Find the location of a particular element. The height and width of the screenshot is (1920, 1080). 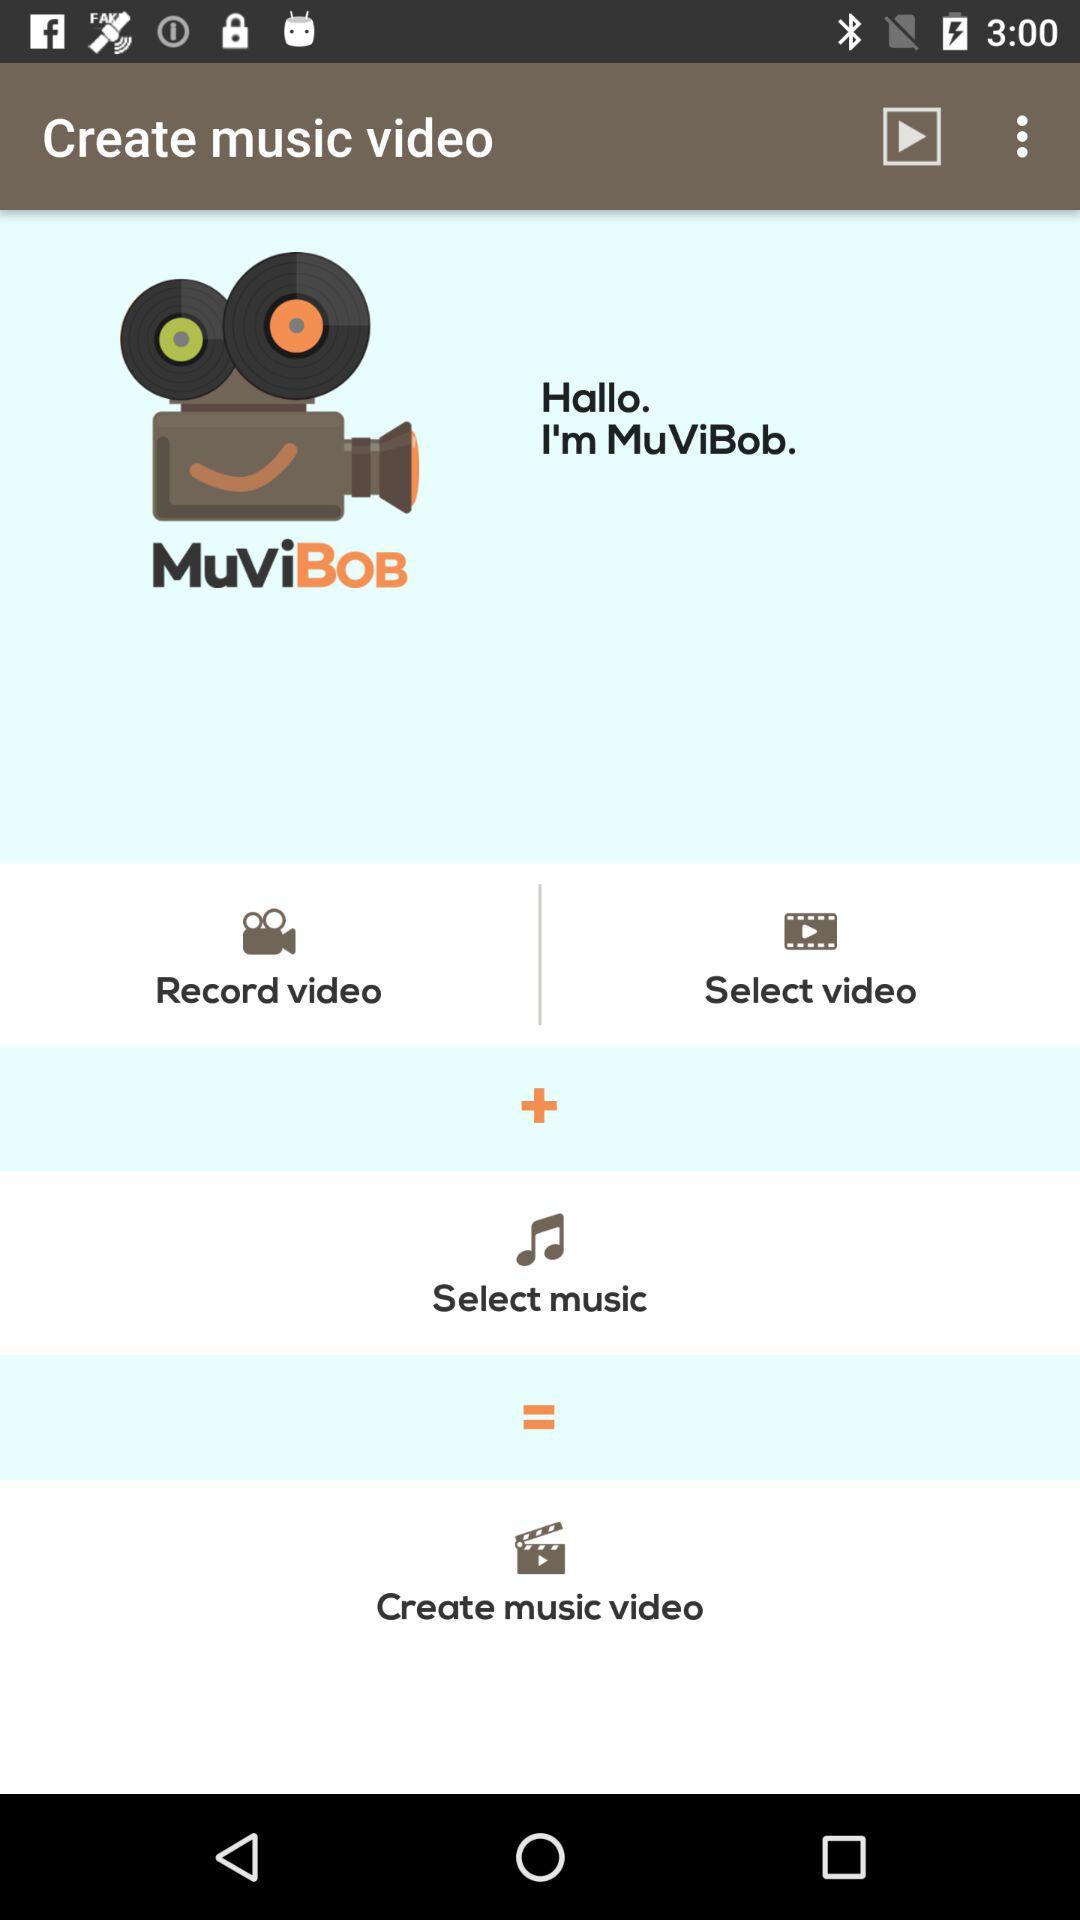

item to the right of the record video item is located at coordinates (810, 953).